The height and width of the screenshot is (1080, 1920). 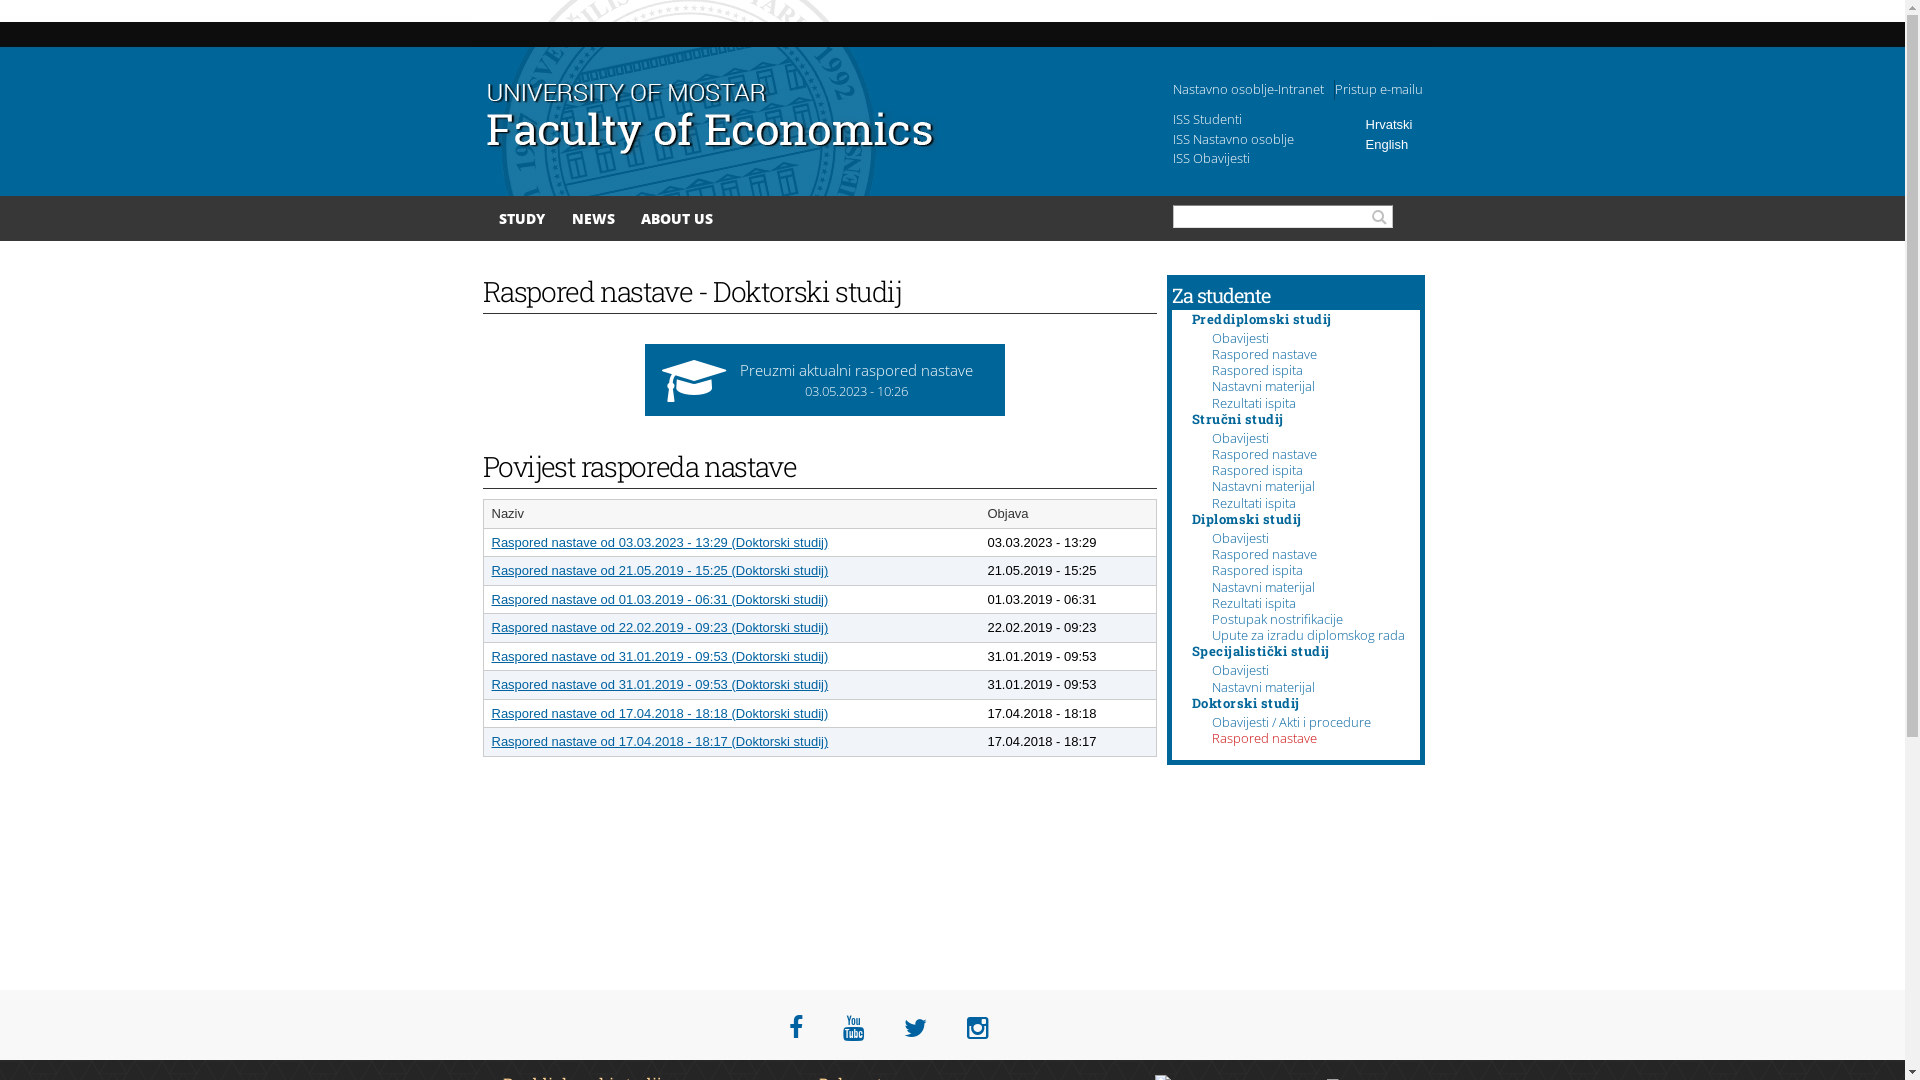 I want to click on 'Raspored nastave od 21.05.2019 - 15:25 (Doktorski studij)', so click(x=660, y=570).